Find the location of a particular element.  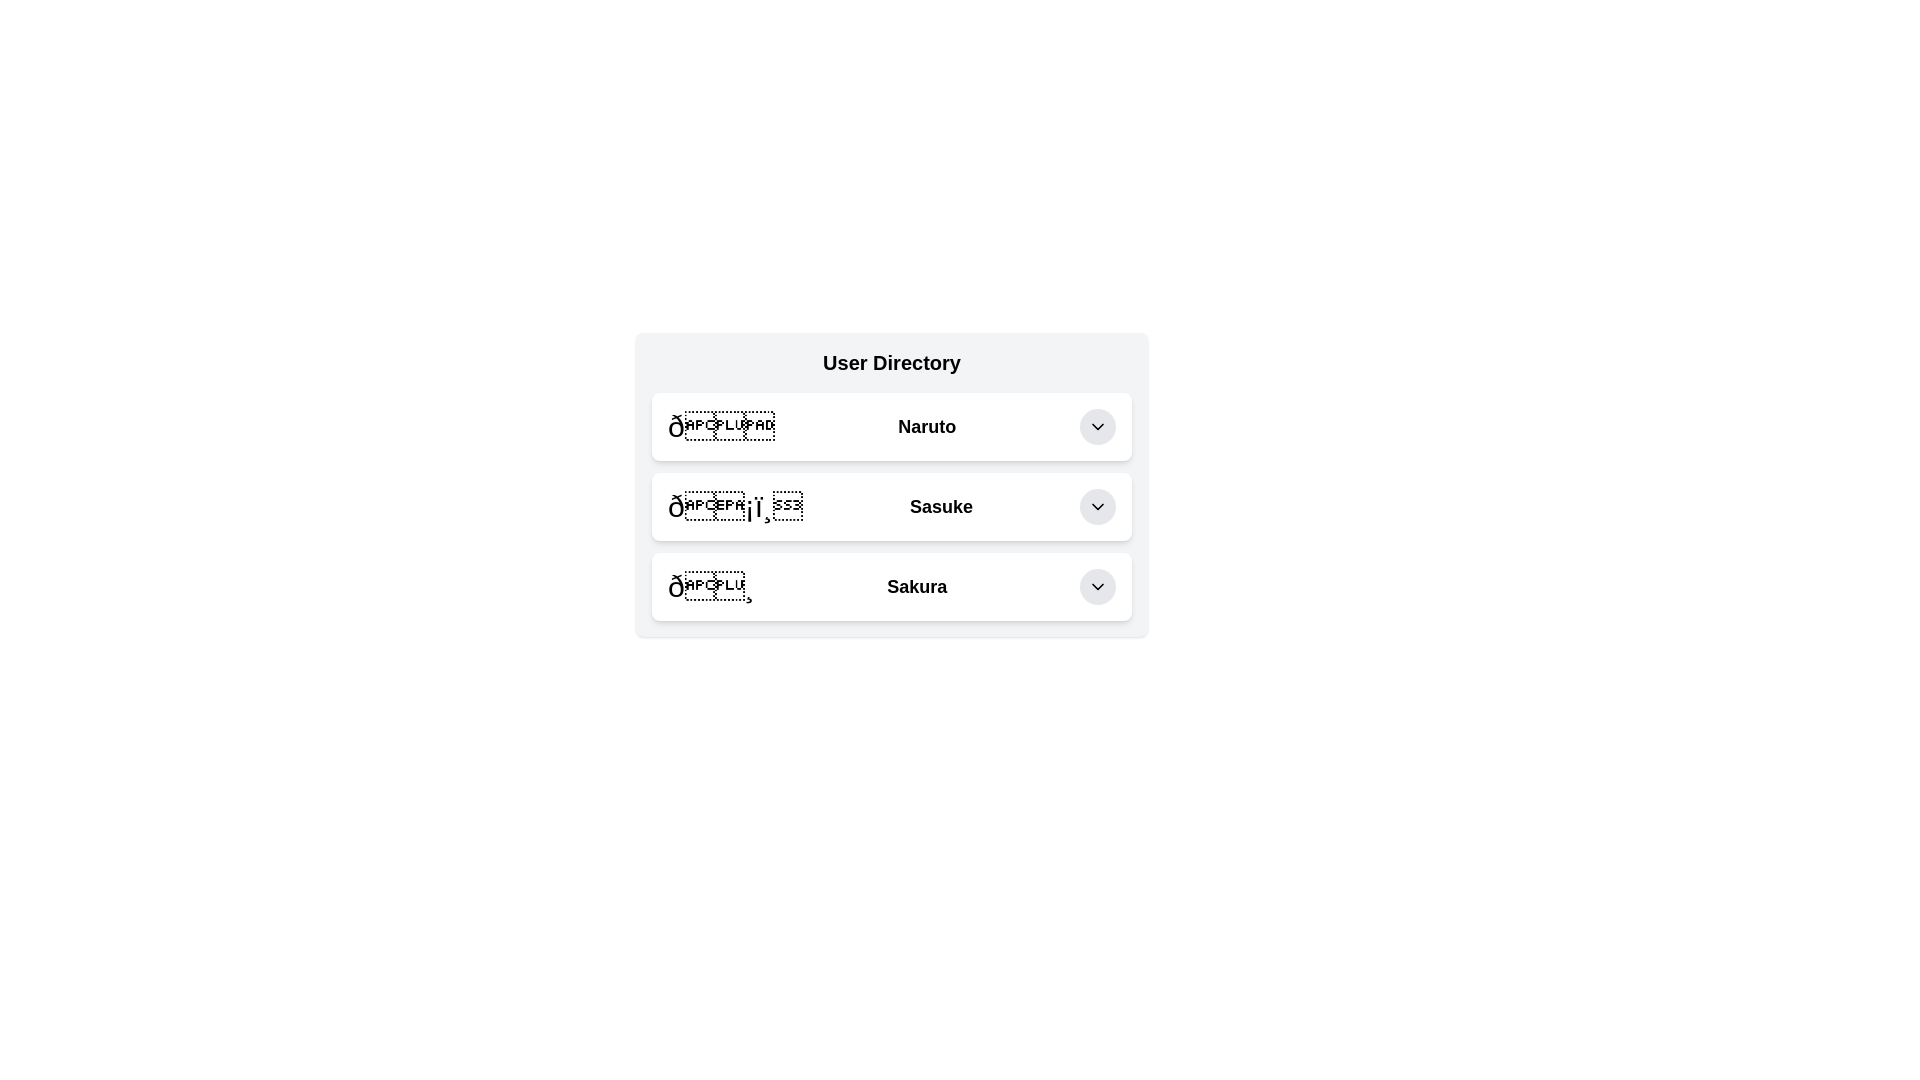

the dropdown trigger button located on the rightmost side of the row containing the text 'Sasuke' in the 'User Directory' list is located at coordinates (1097, 505).